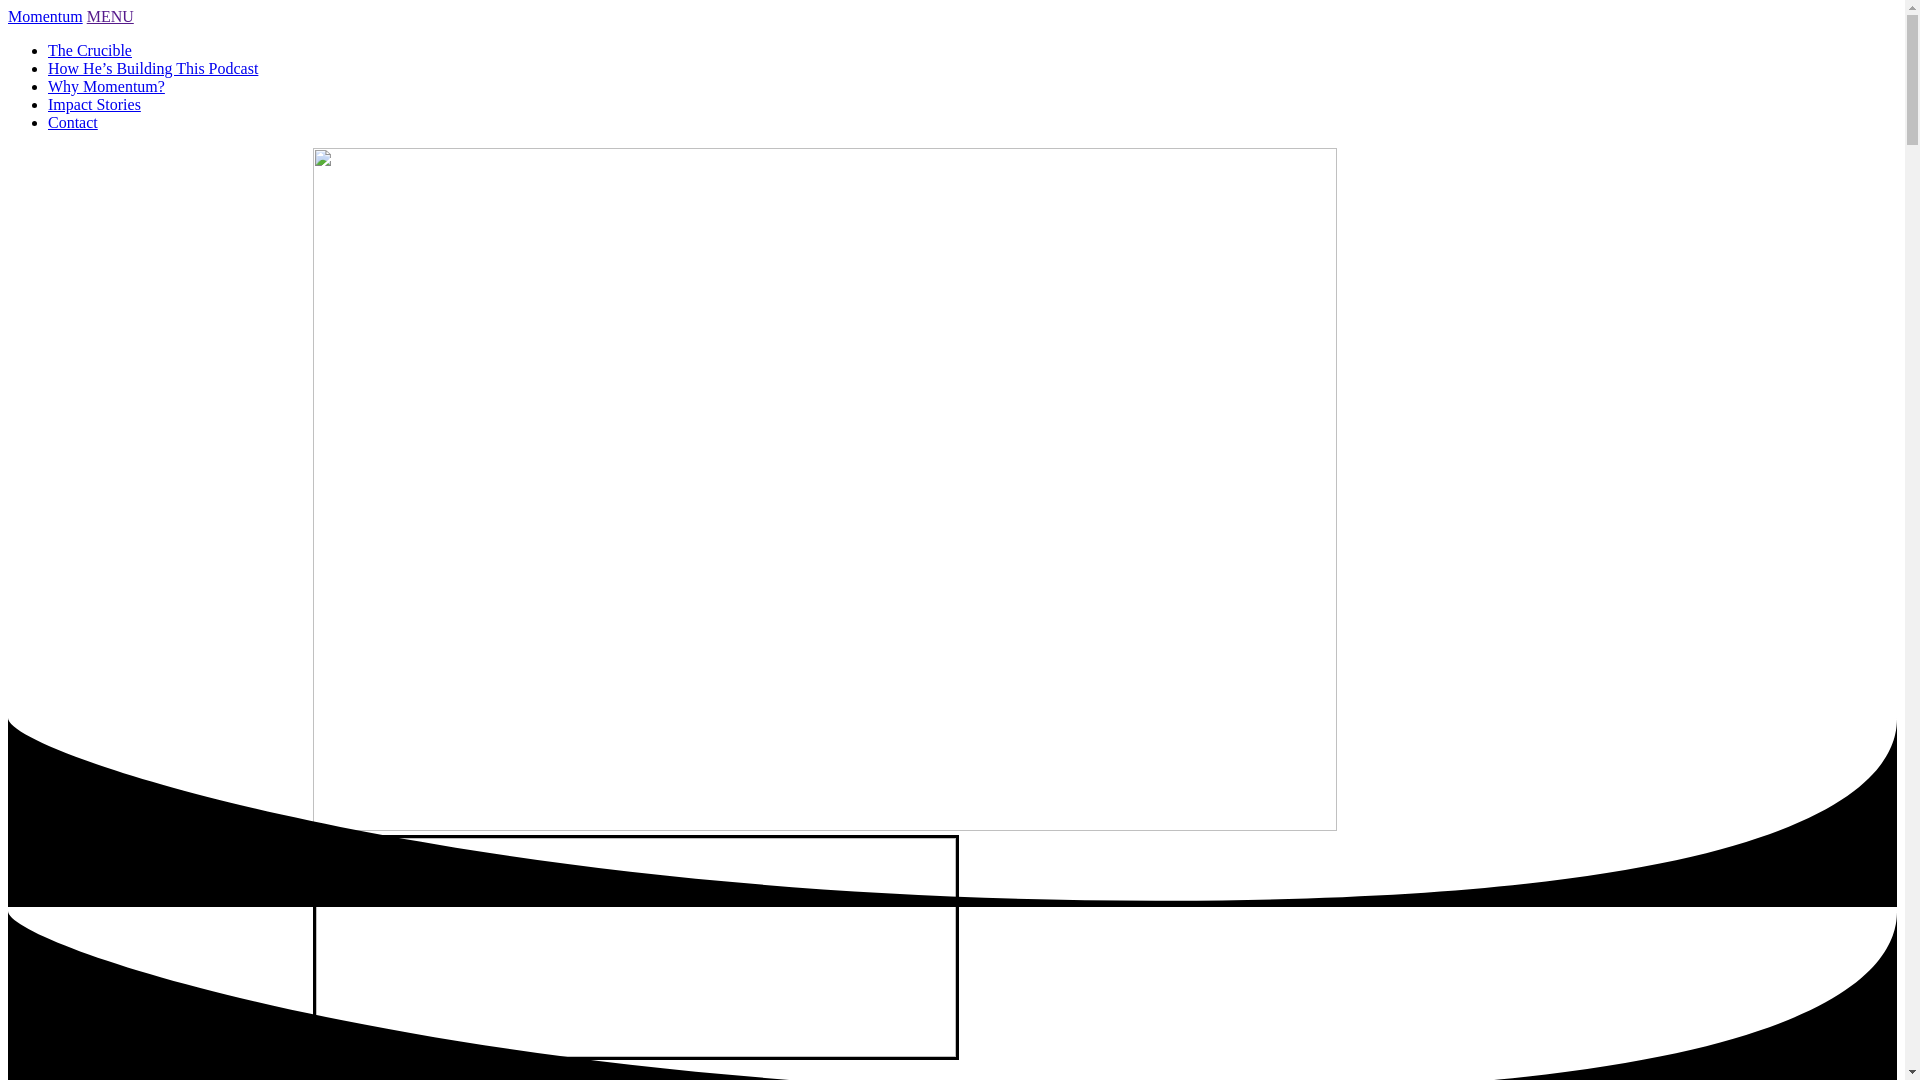  I want to click on 'Impact Stories', so click(93, 104).